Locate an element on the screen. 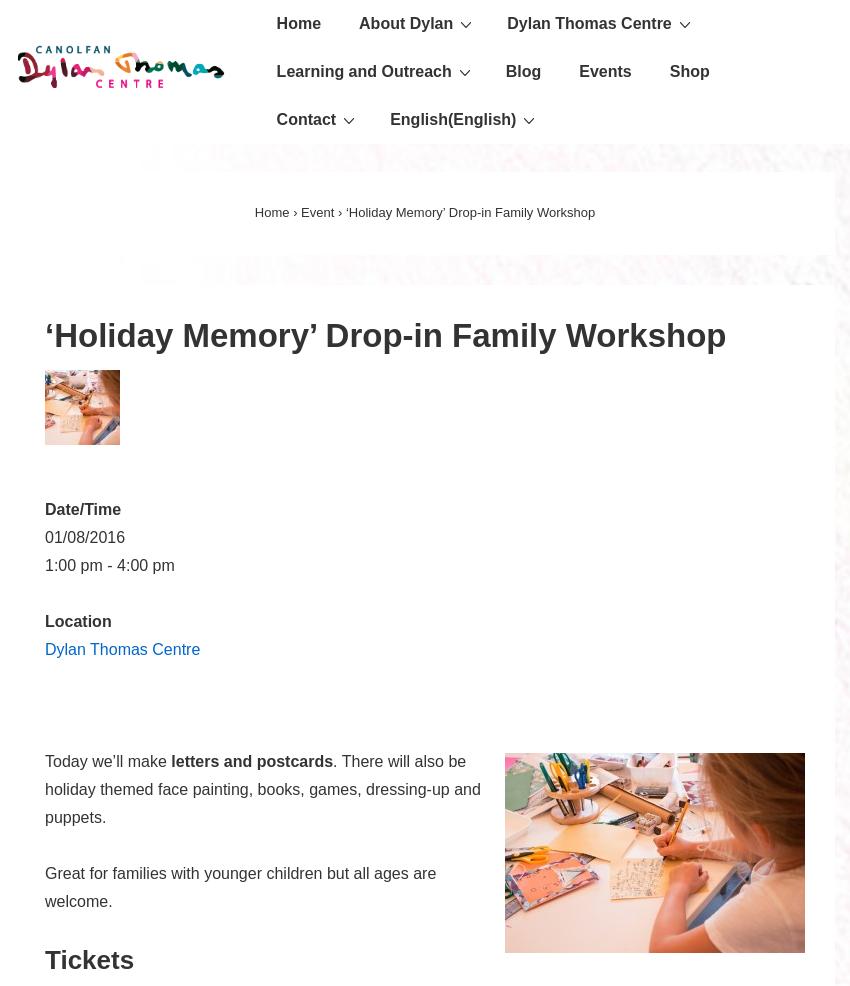  '. There will also be holiday themed face painting, books, games, dressing-up and puppets.' is located at coordinates (44, 789).